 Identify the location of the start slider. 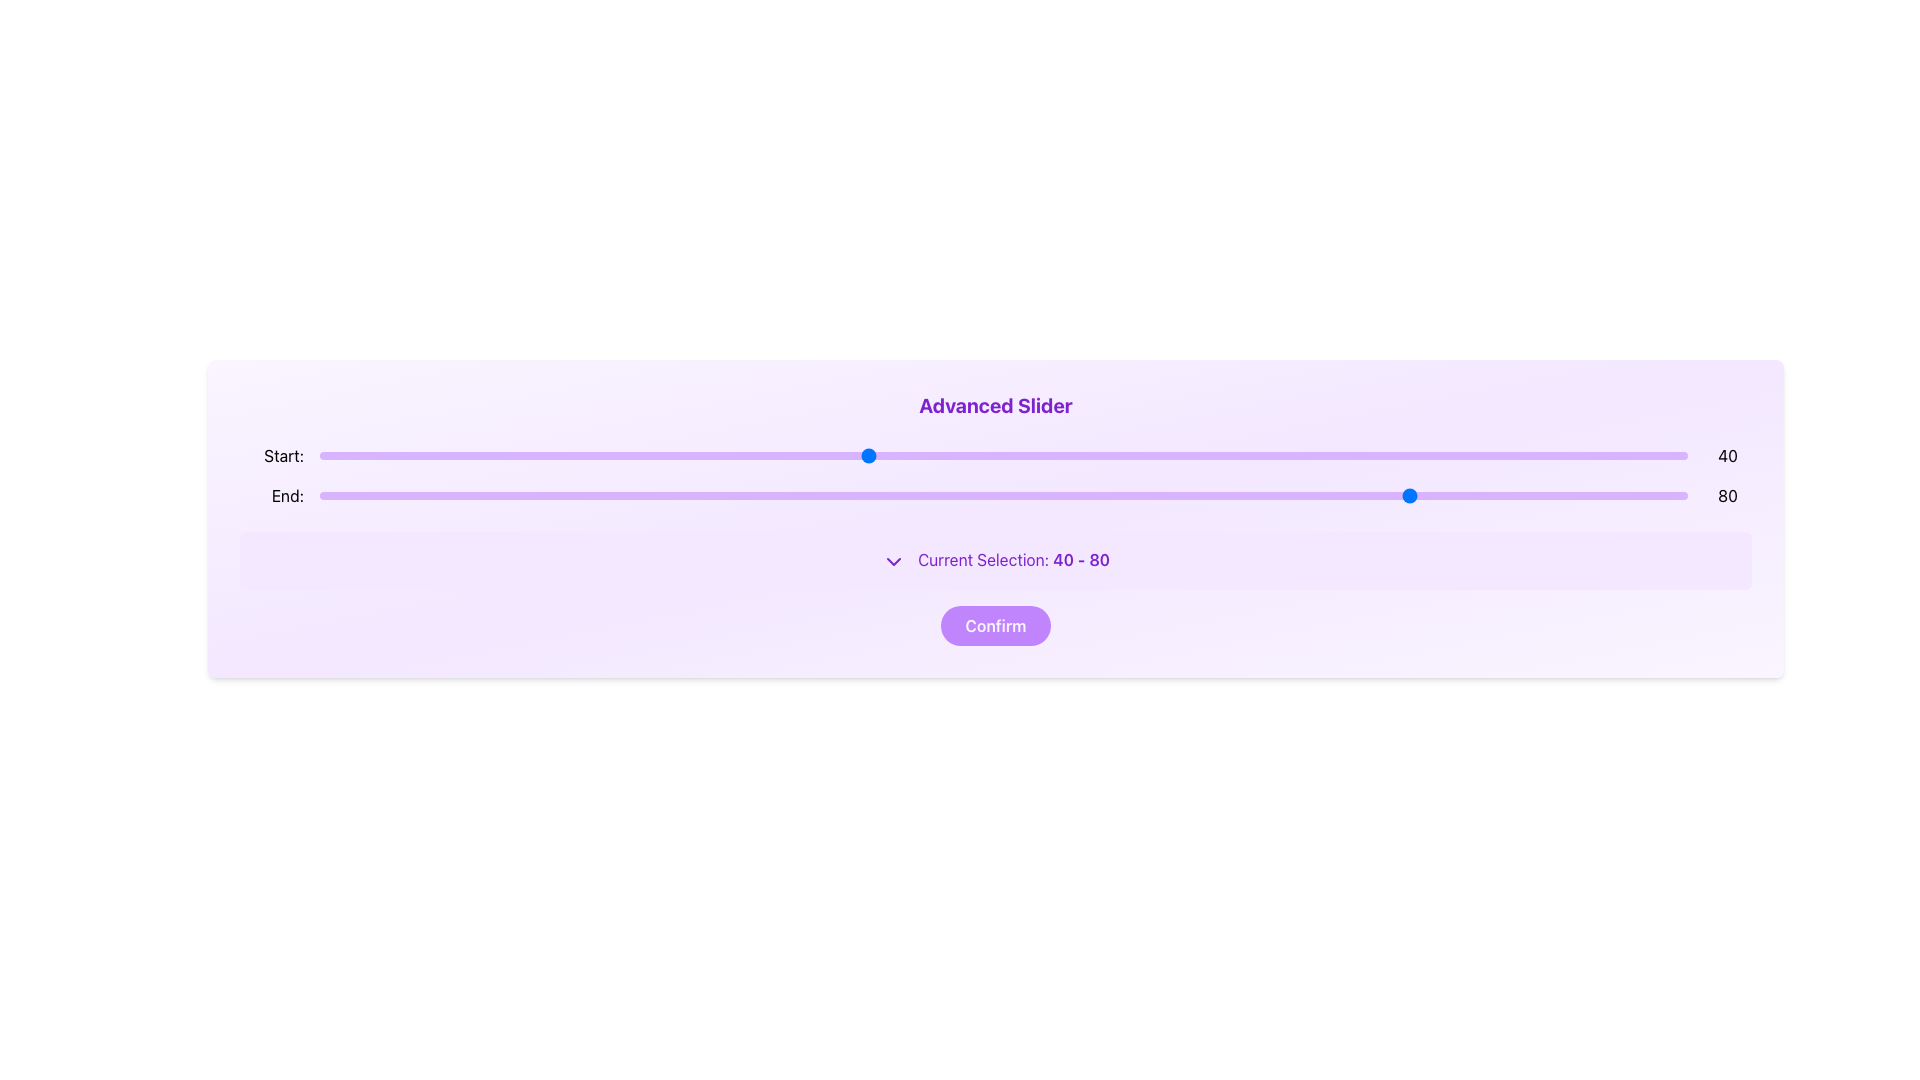
(1031, 455).